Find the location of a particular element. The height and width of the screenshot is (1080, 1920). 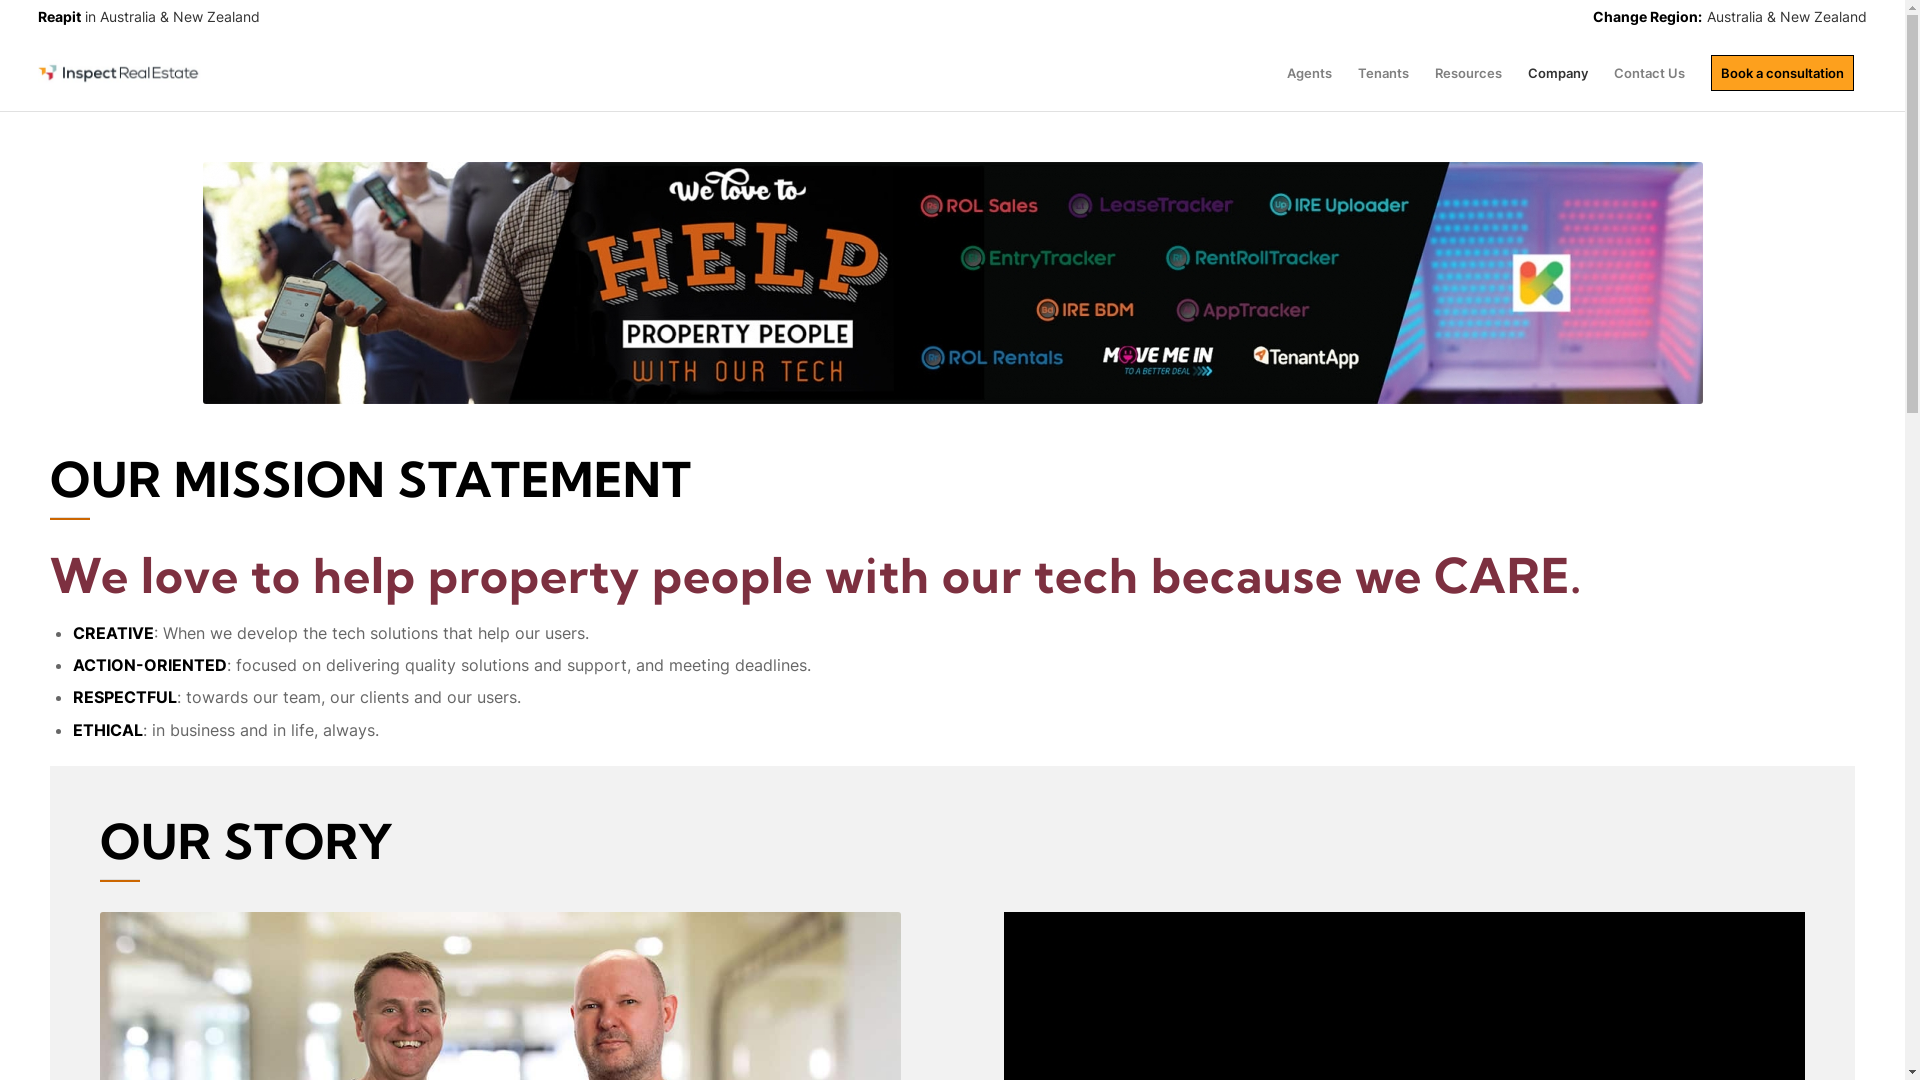

'Resources' is located at coordinates (1468, 72).